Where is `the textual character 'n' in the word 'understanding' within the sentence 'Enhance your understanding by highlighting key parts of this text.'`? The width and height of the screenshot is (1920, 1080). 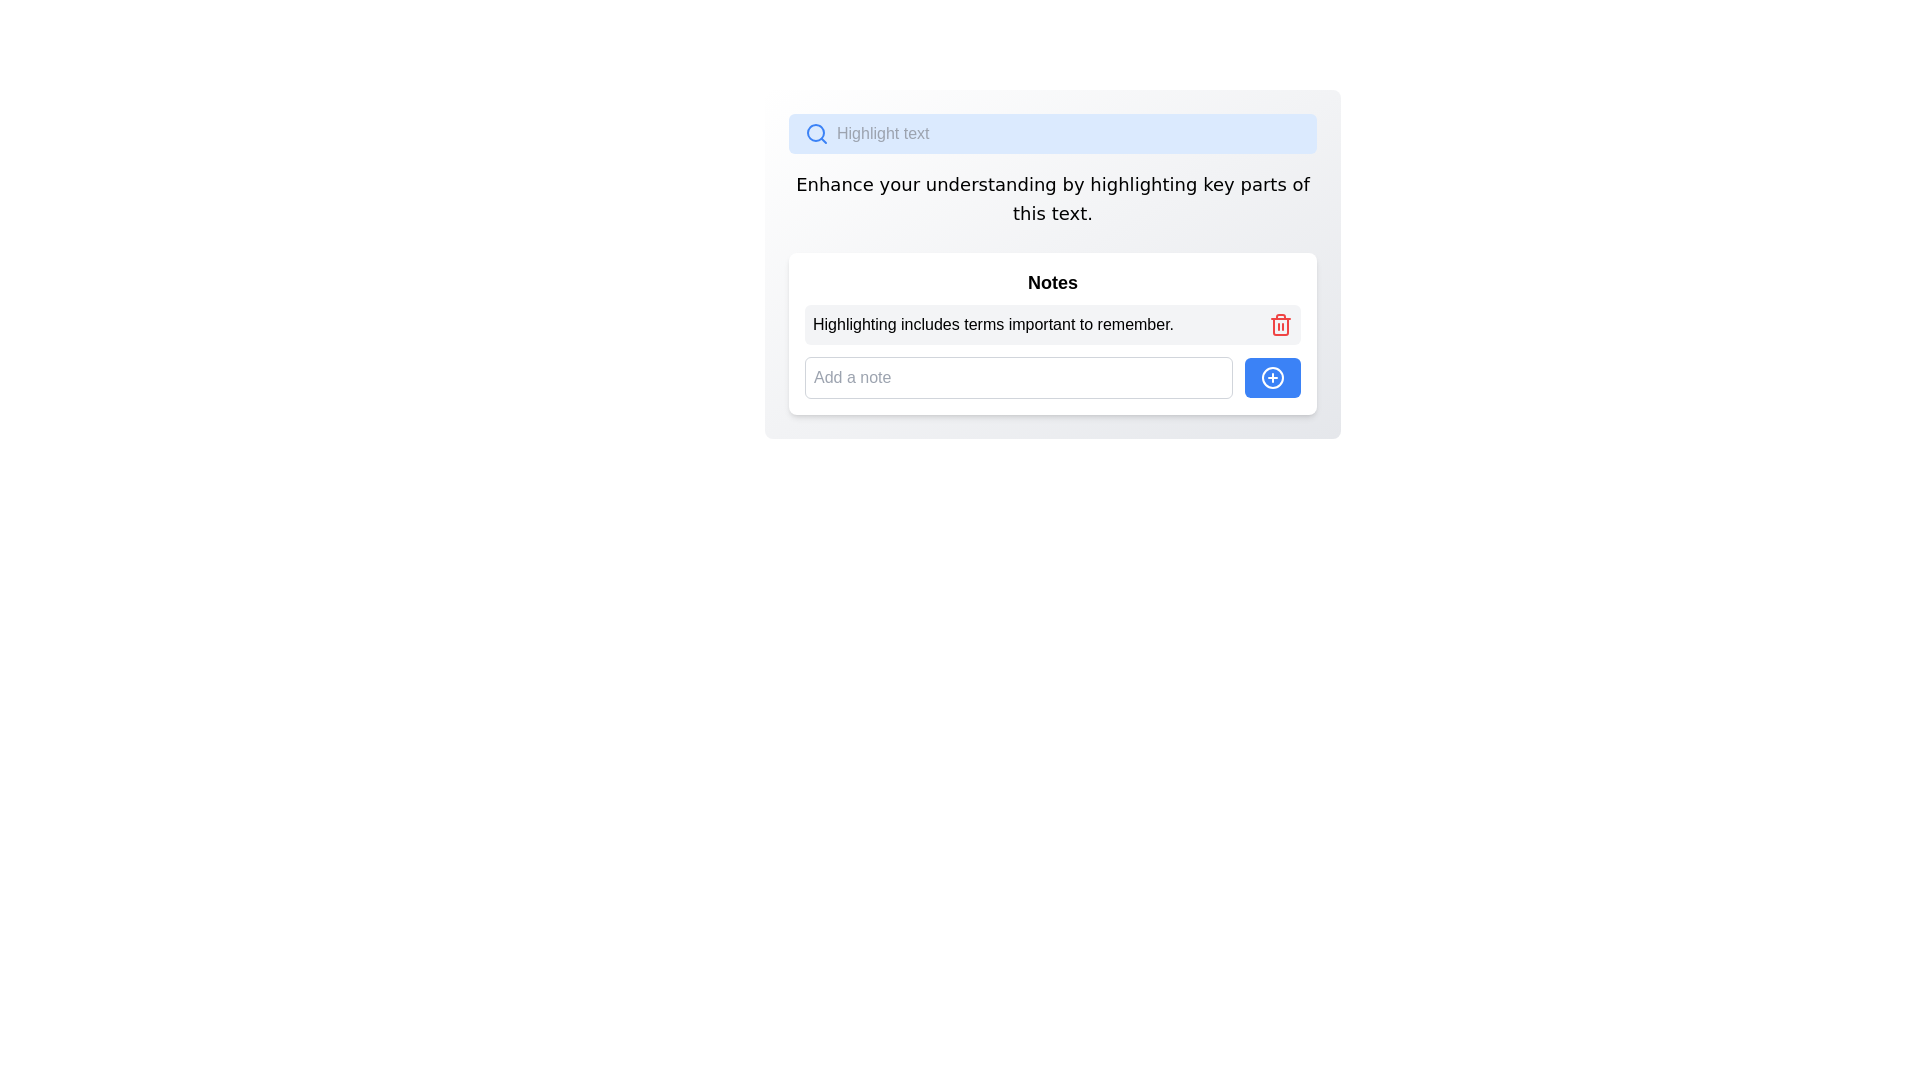 the textual character 'n' in the word 'understanding' within the sentence 'Enhance your understanding by highlighting key parts of this text.' is located at coordinates (941, 184).